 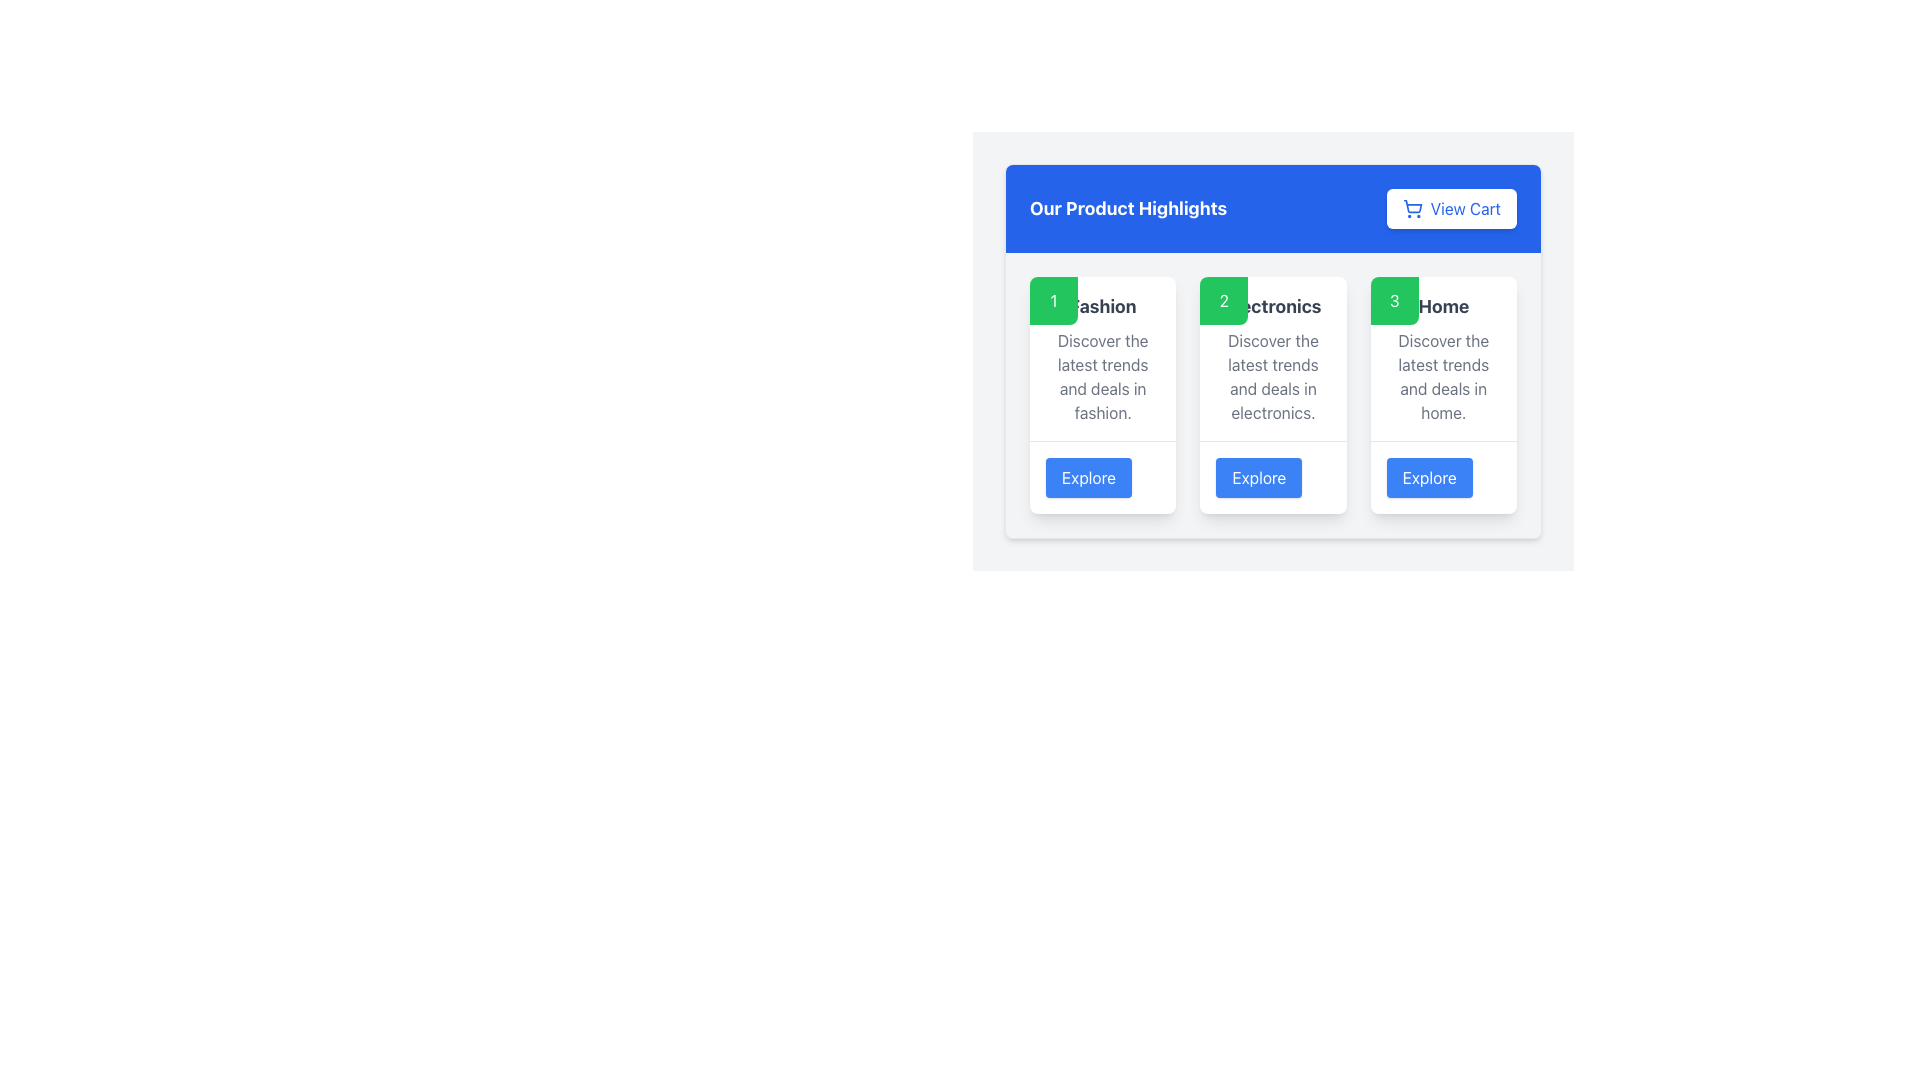 I want to click on bold, large-sized, gray-colored heading text 'Fashion' located at the top of the first card in the 'Our Product Highlights' section, so click(x=1102, y=307).